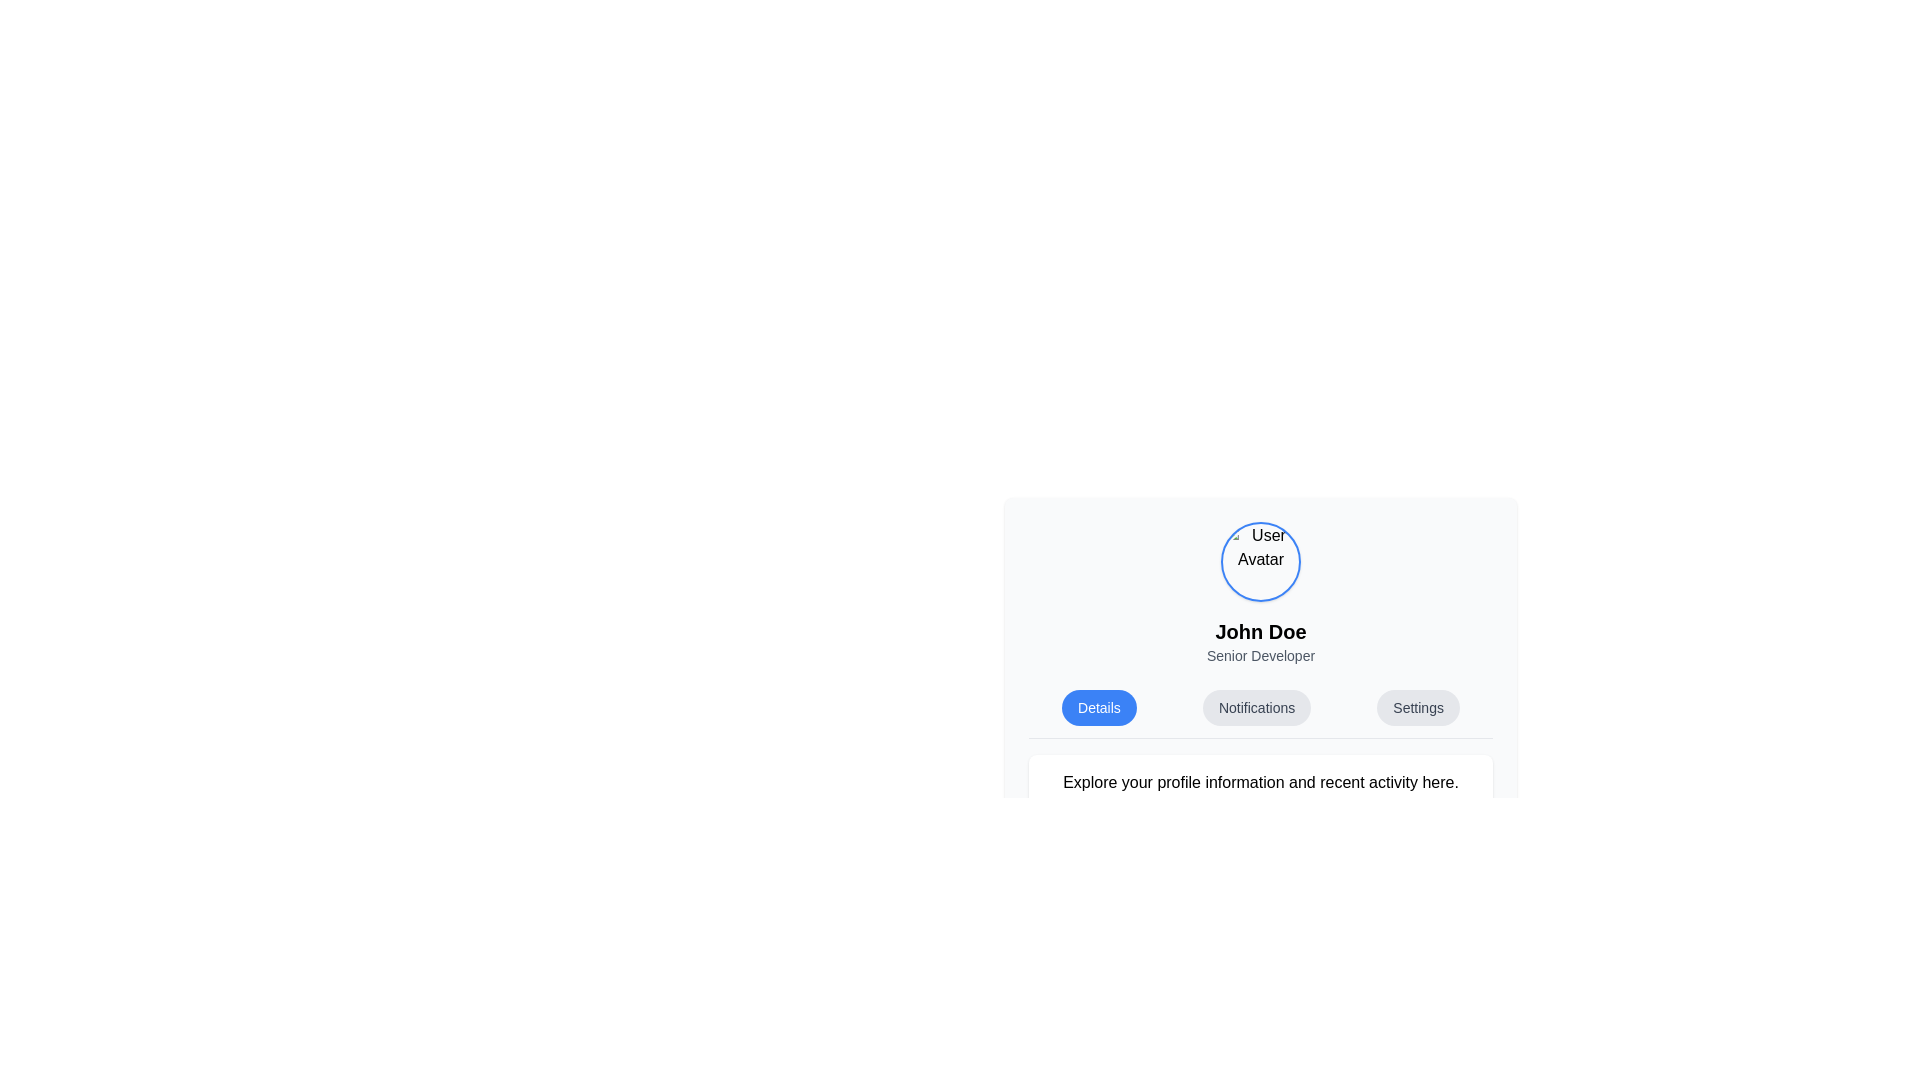  What do you see at coordinates (1260, 632) in the screenshot?
I see `the user name label located centrally below the user avatar image and above the subtitle 'Senior Developer' in the user profile section` at bounding box center [1260, 632].